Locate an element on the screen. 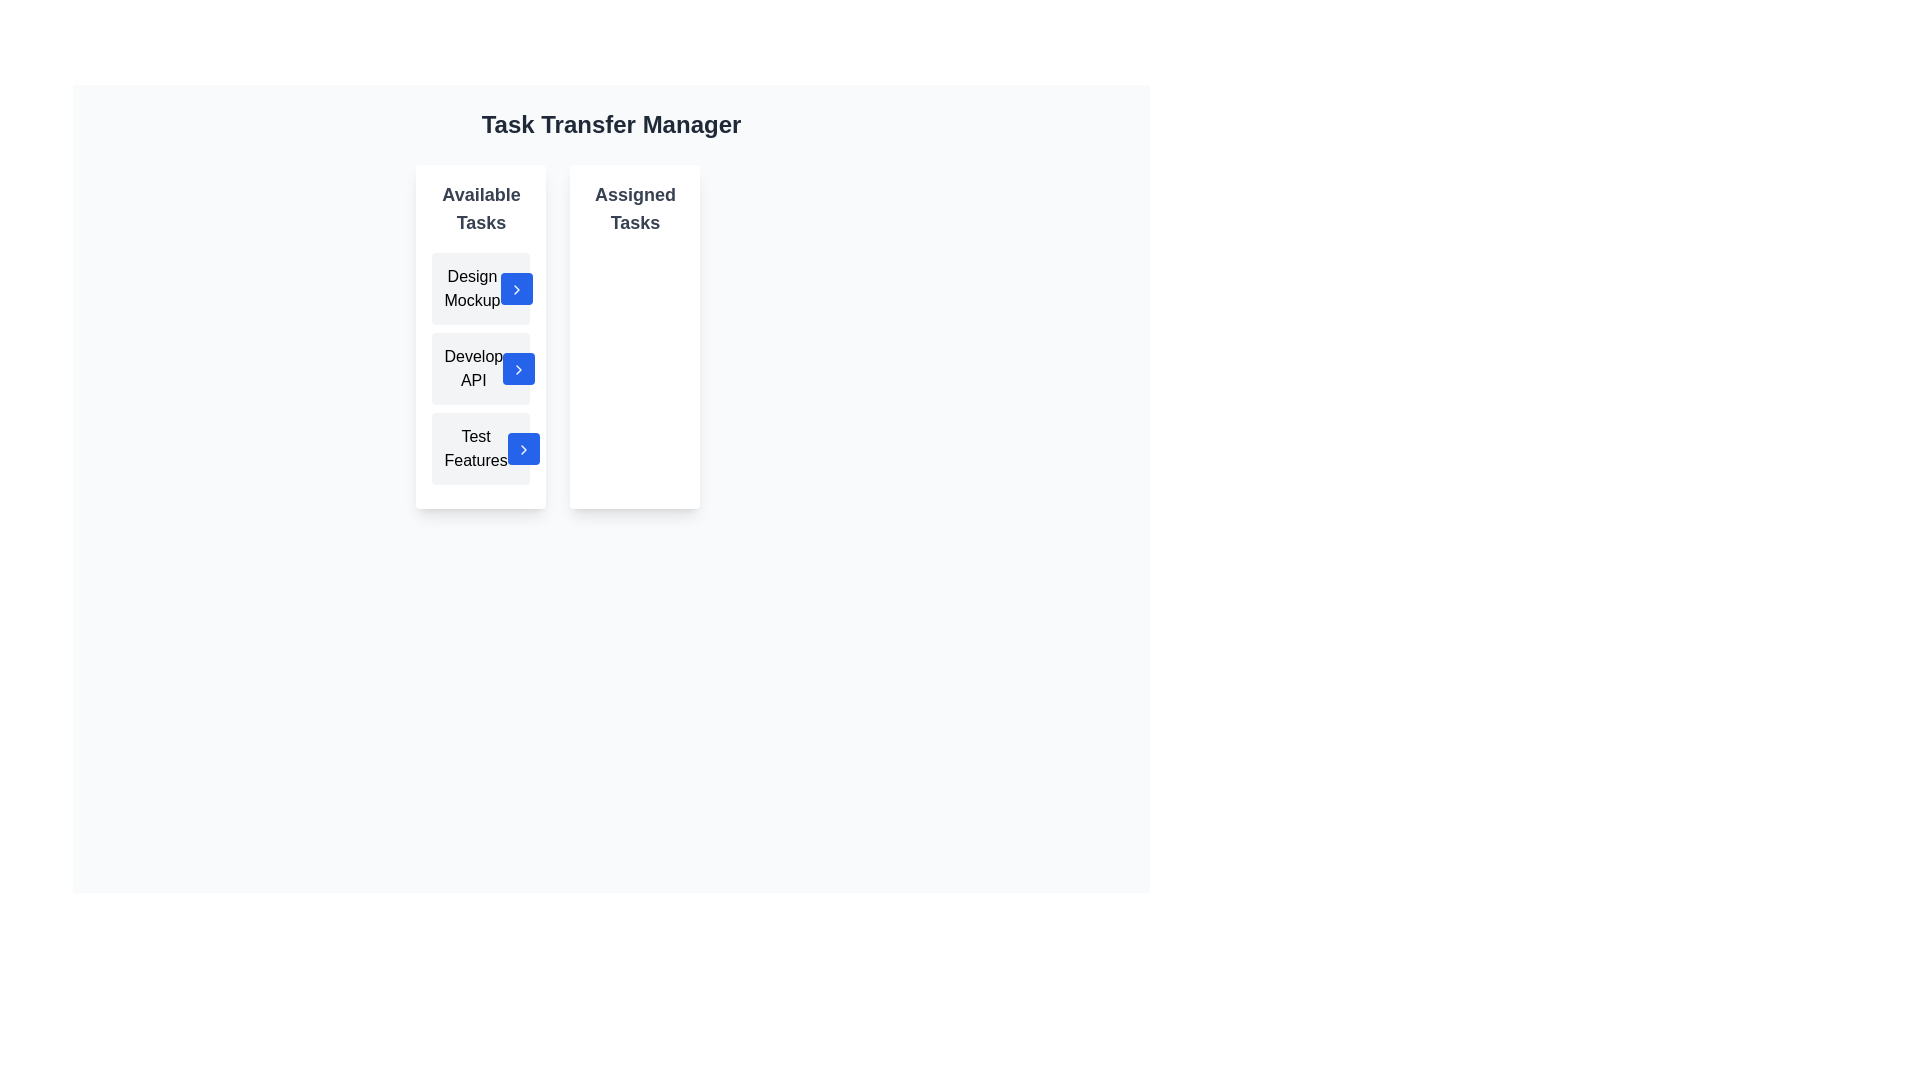 This screenshot has height=1080, width=1920. the list item labeled 'Test Features' is located at coordinates (481, 447).